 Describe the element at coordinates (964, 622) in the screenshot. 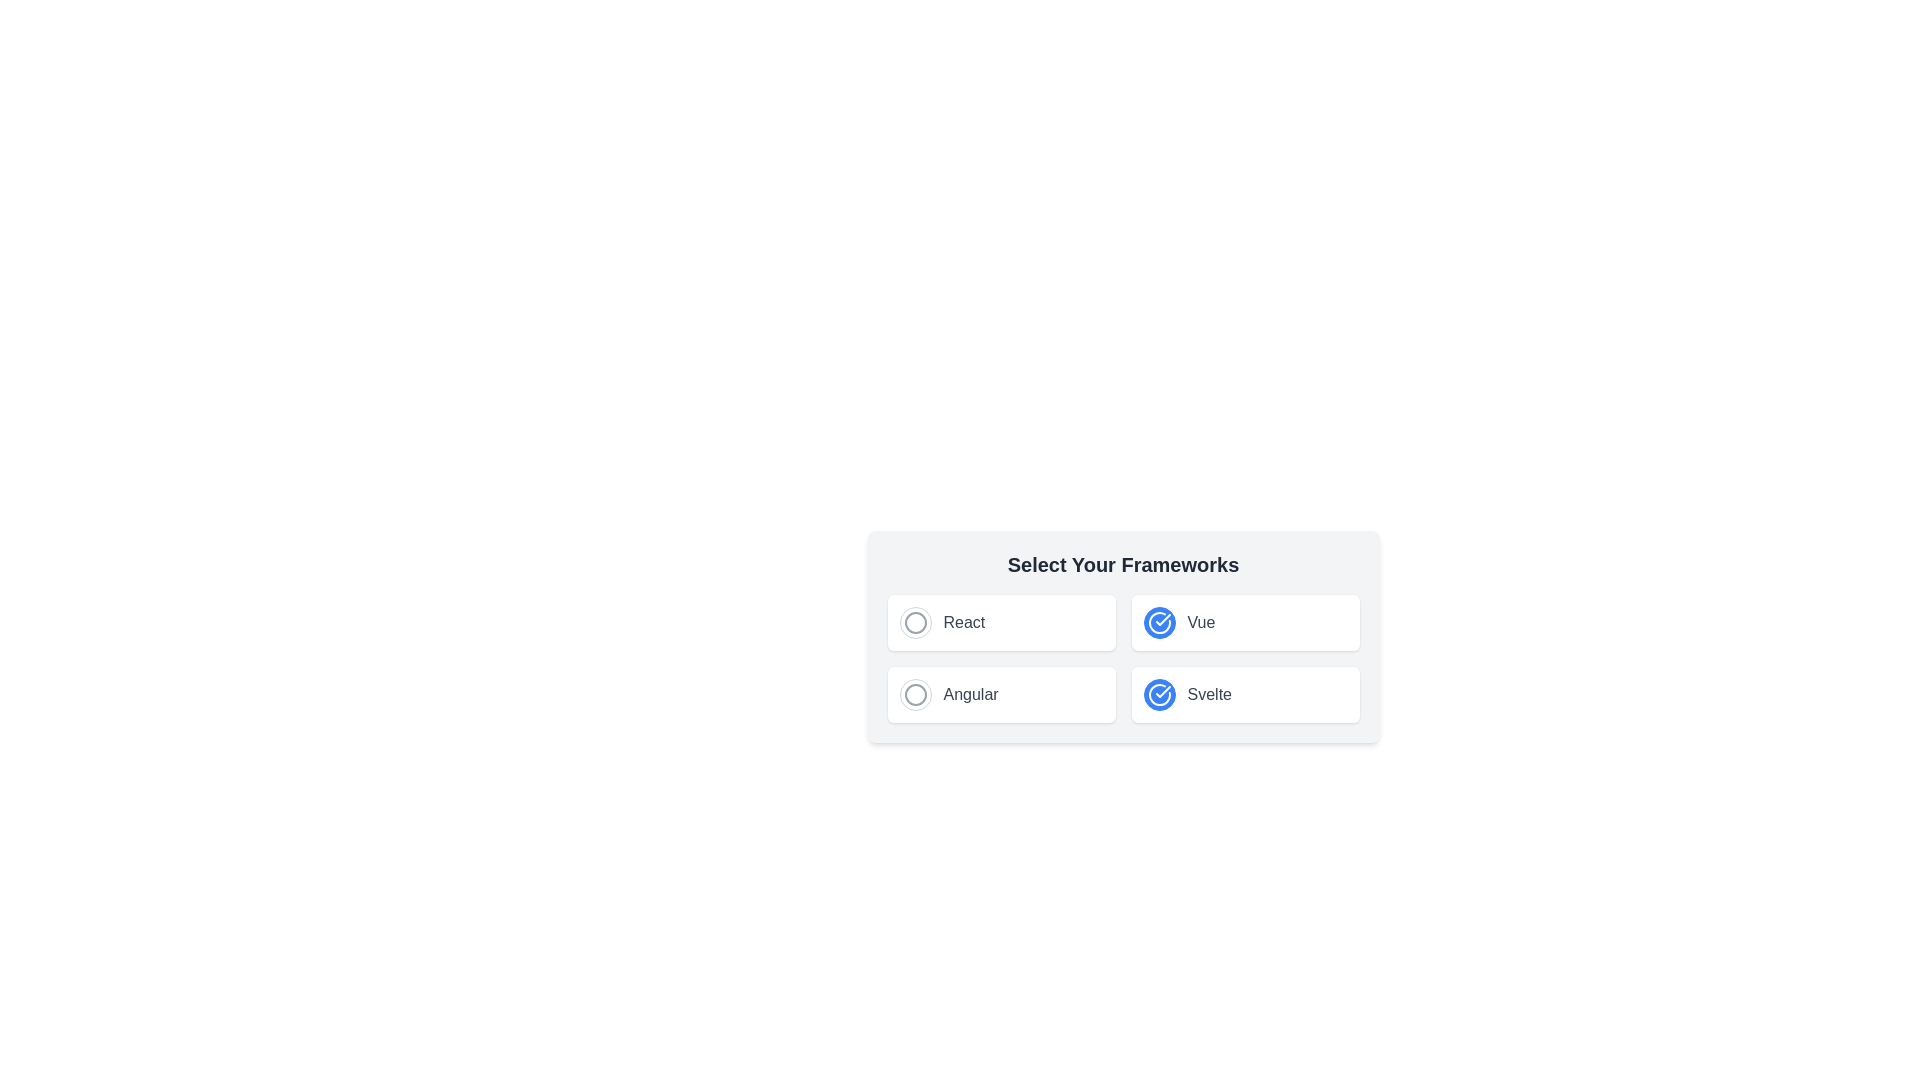

I see `text of the Text label that indicates the associated framework option, located in the top-left cell of the framework selection grid, adjacent to an unmarked radio button icon` at that location.